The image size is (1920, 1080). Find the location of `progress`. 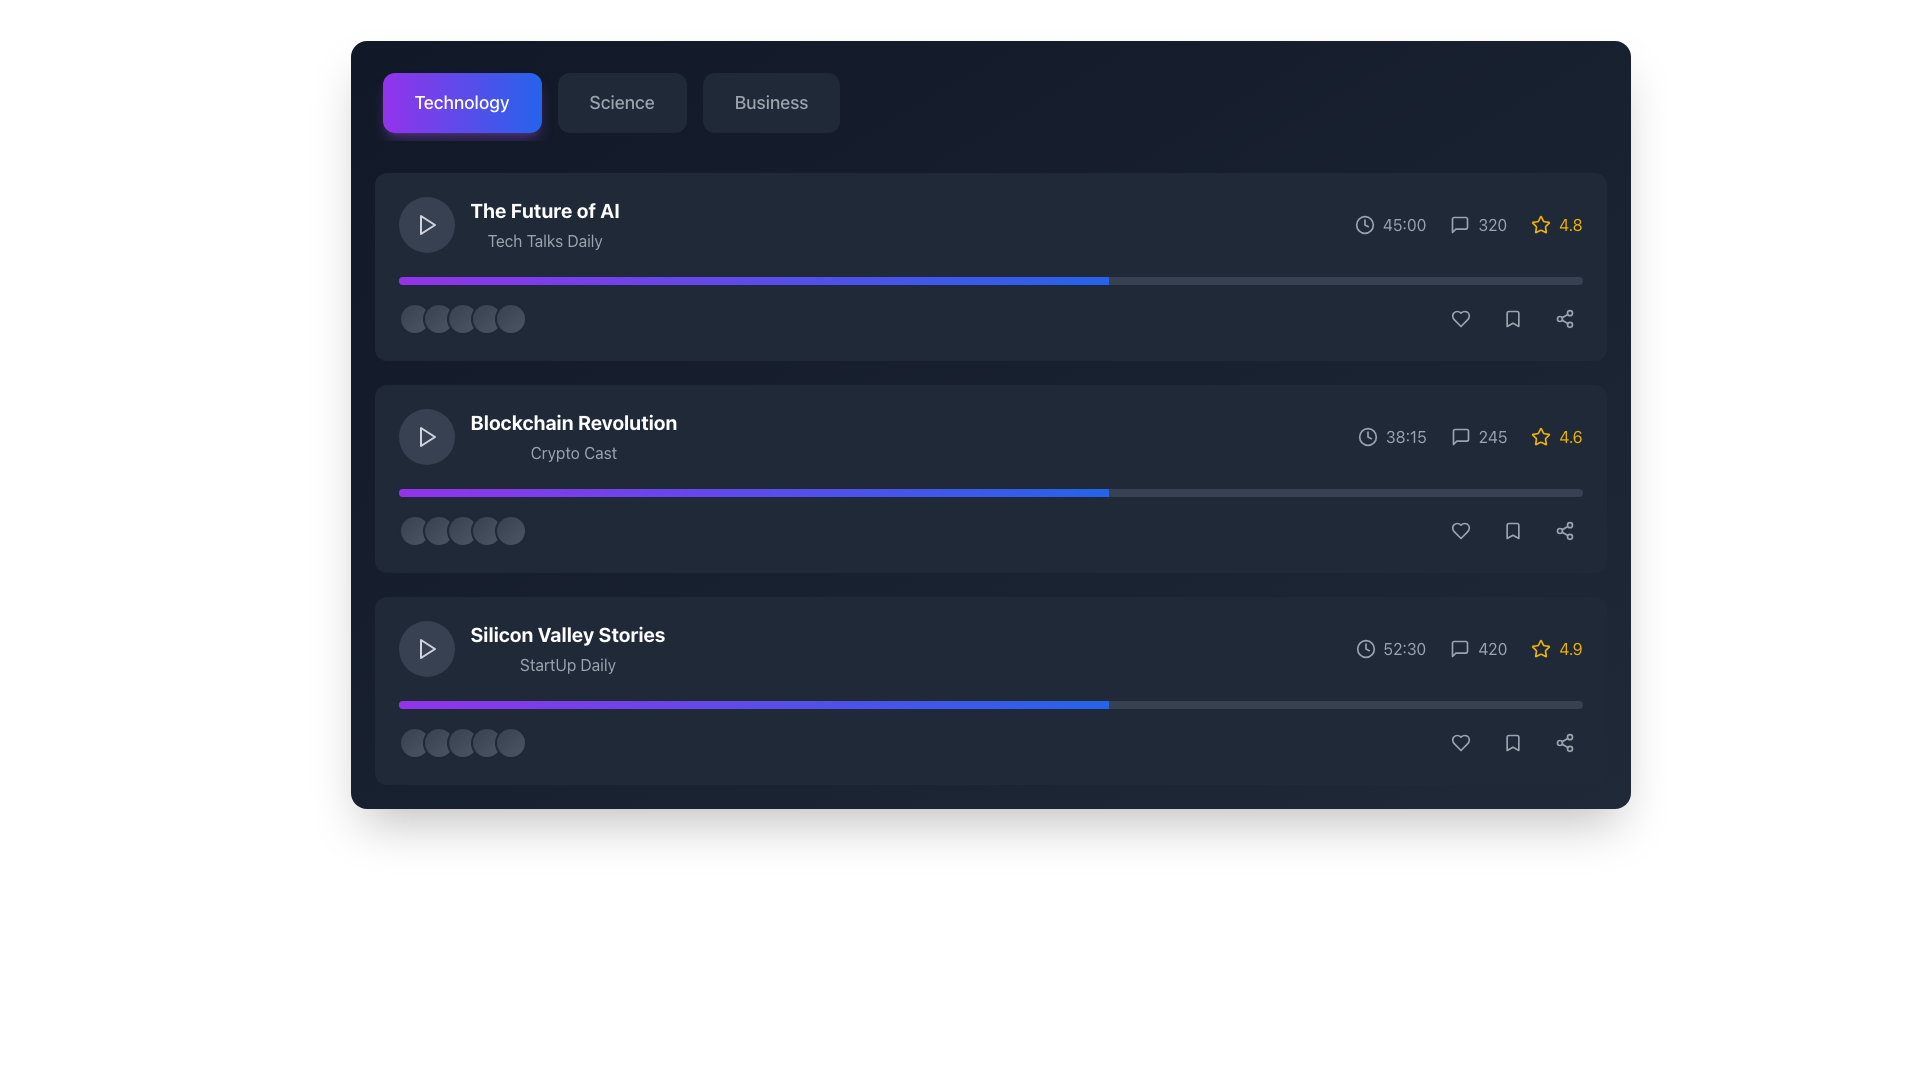

progress is located at coordinates (398, 493).